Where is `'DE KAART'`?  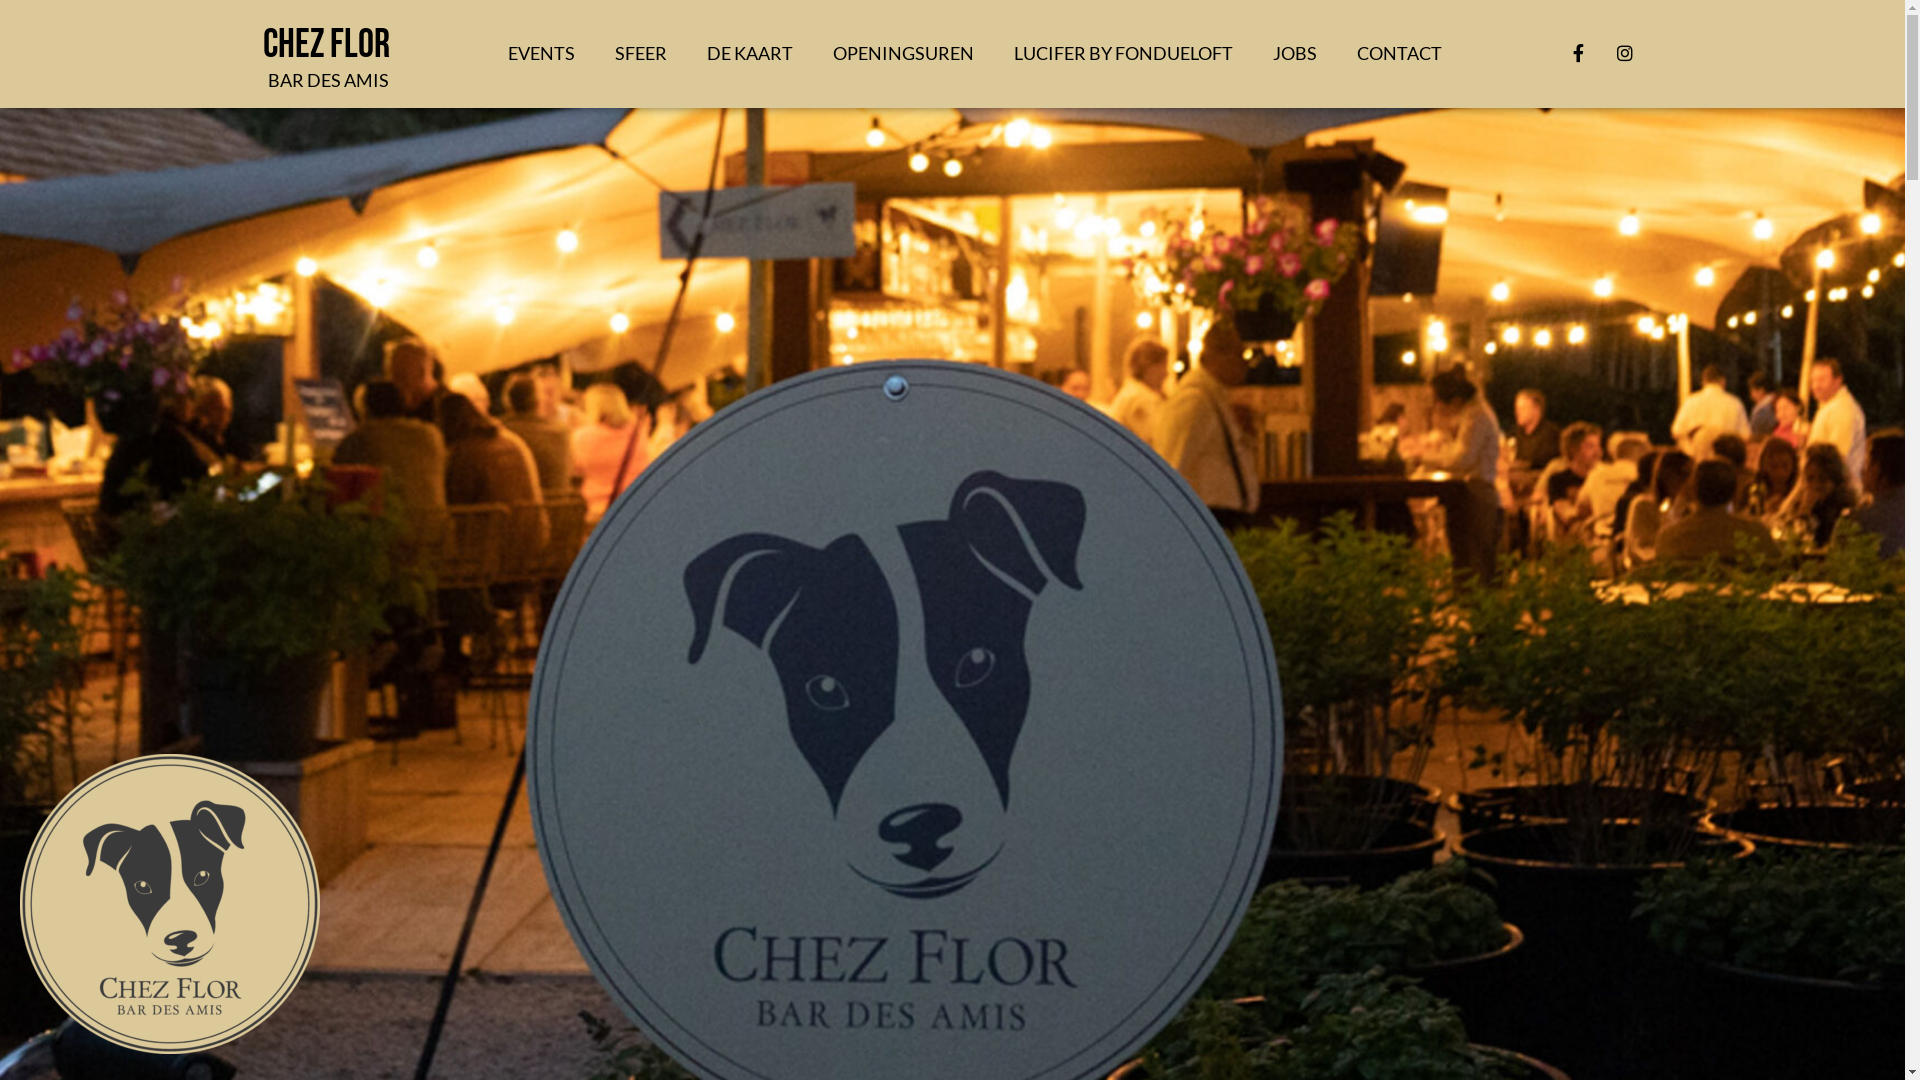 'DE KAART' is located at coordinates (748, 52).